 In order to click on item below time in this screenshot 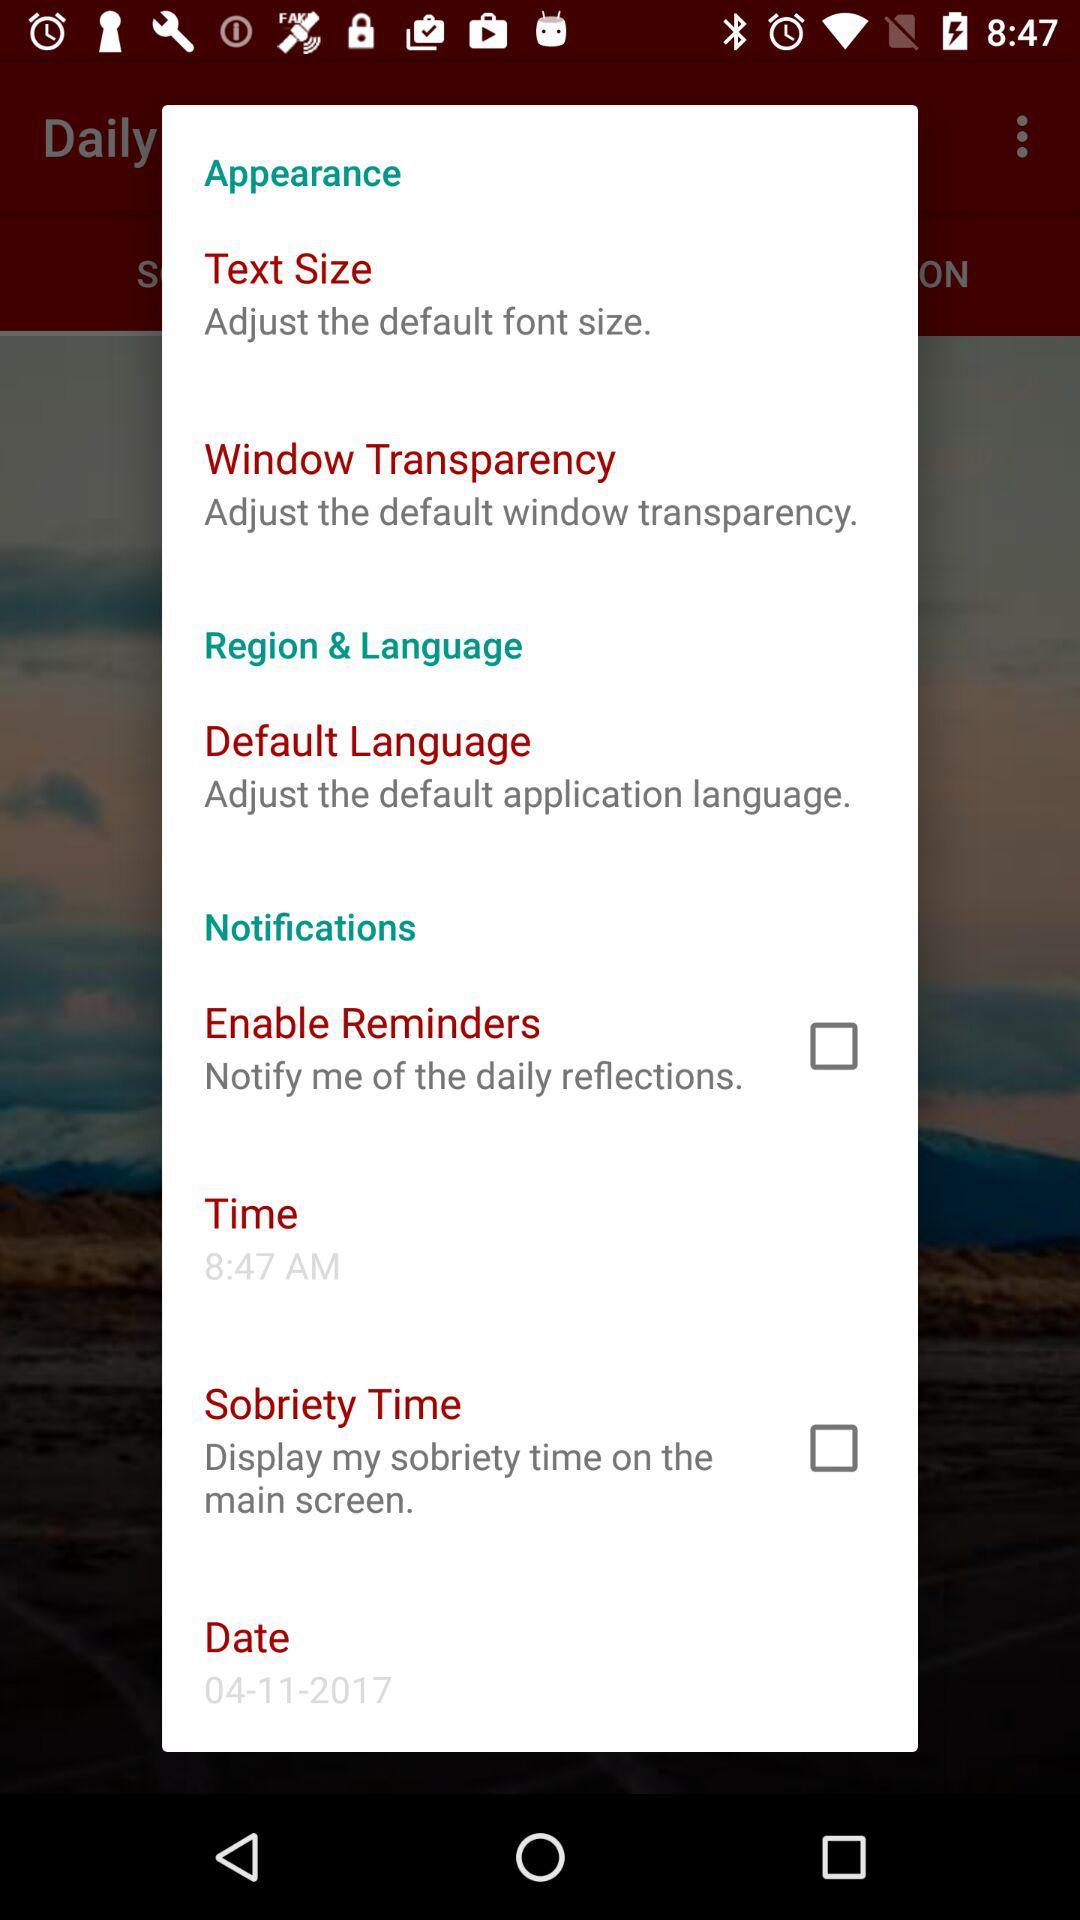, I will do `click(272, 1264)`.